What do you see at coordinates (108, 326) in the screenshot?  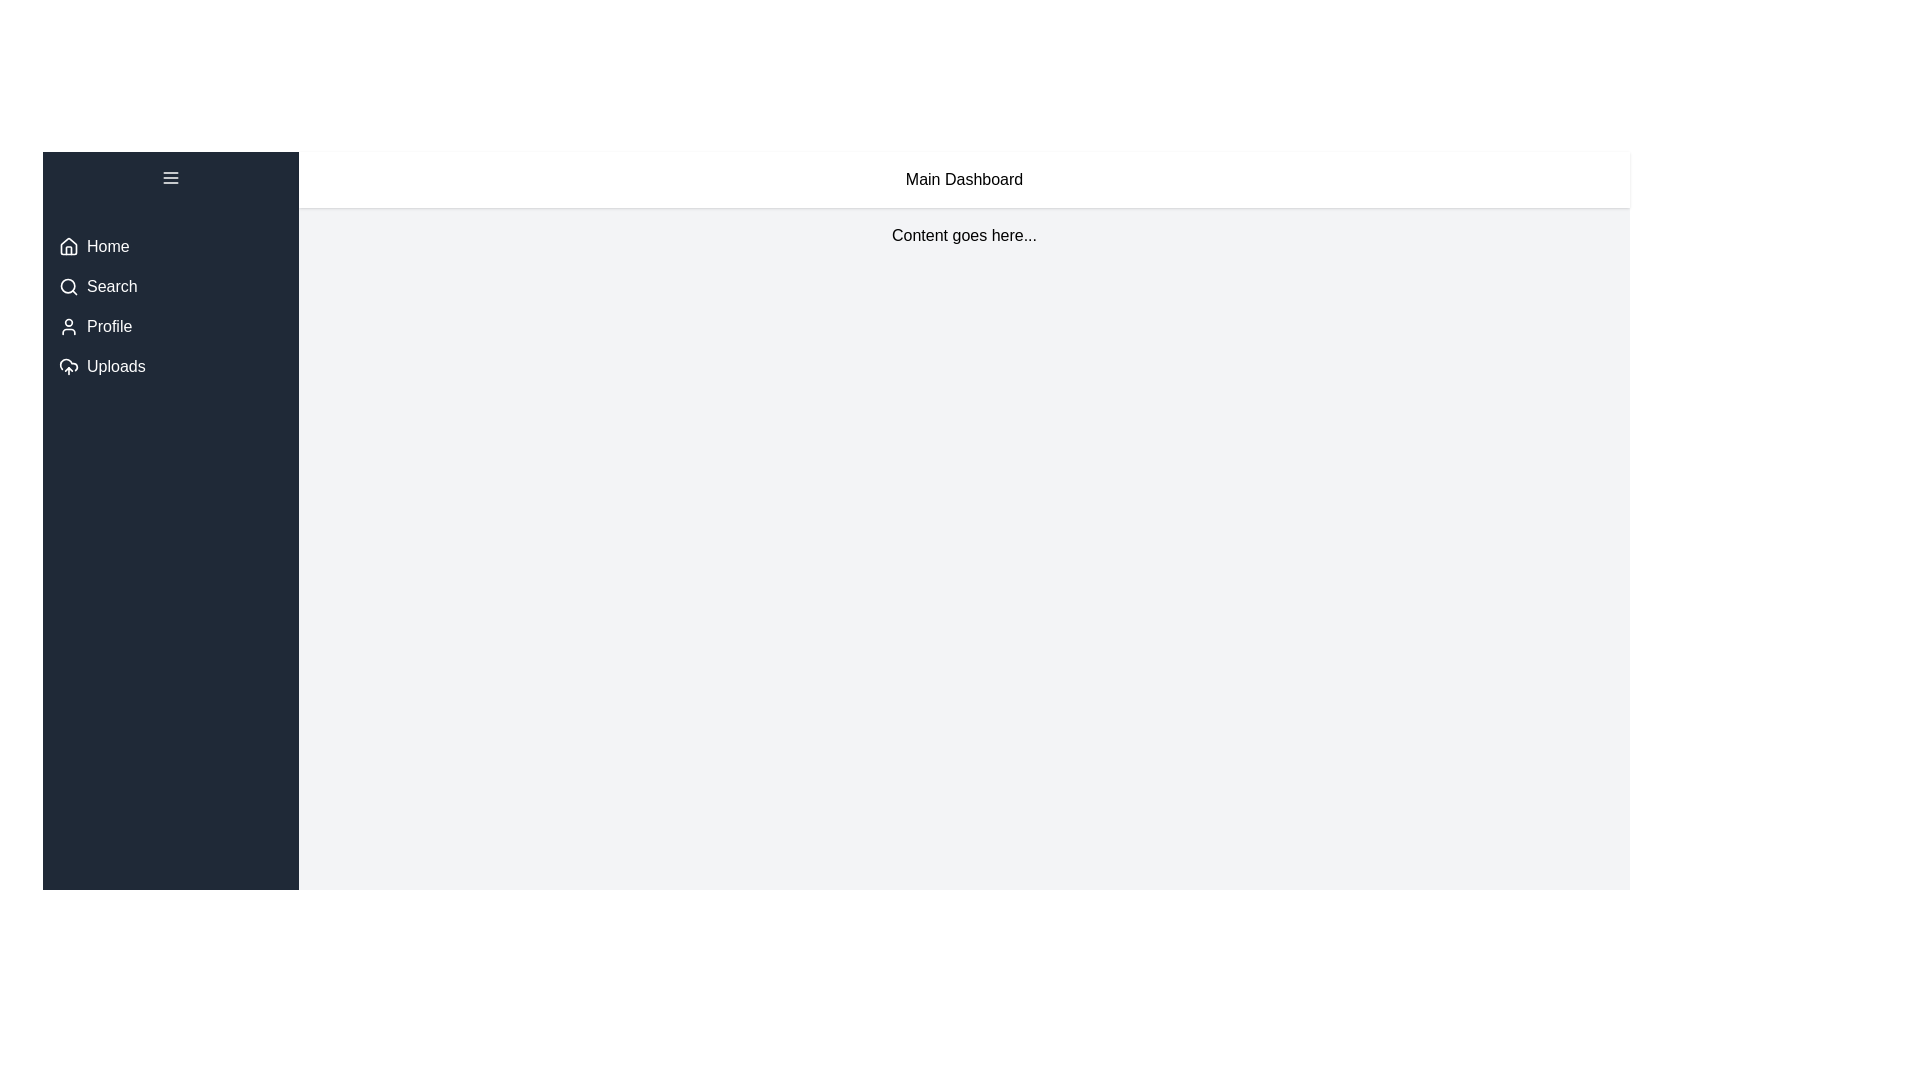 I see `the 'Profile' text label on the left sidebar` at bounding box center [108, 326].